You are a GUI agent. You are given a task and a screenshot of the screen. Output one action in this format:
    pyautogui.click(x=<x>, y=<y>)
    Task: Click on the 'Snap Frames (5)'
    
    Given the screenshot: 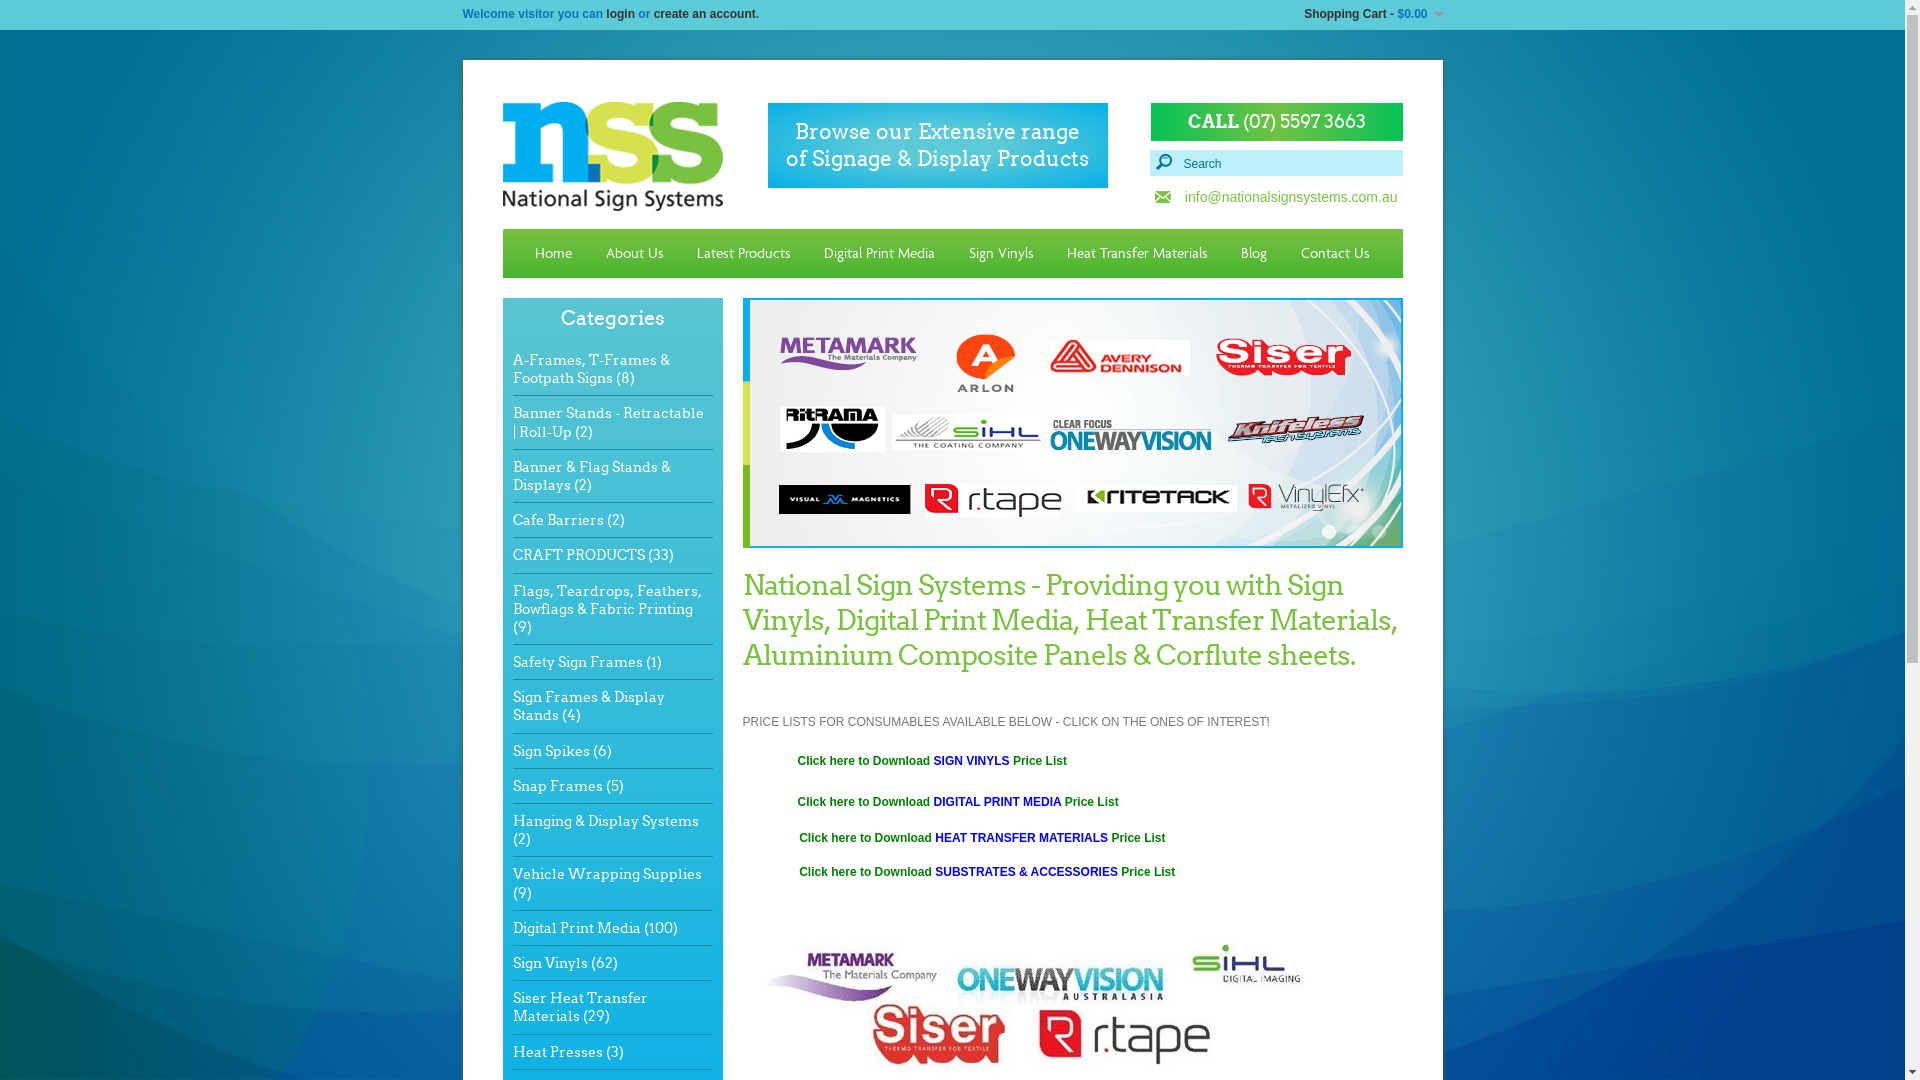 What is the action you would take?
    pyautogui.click(x=566, y=785)
    